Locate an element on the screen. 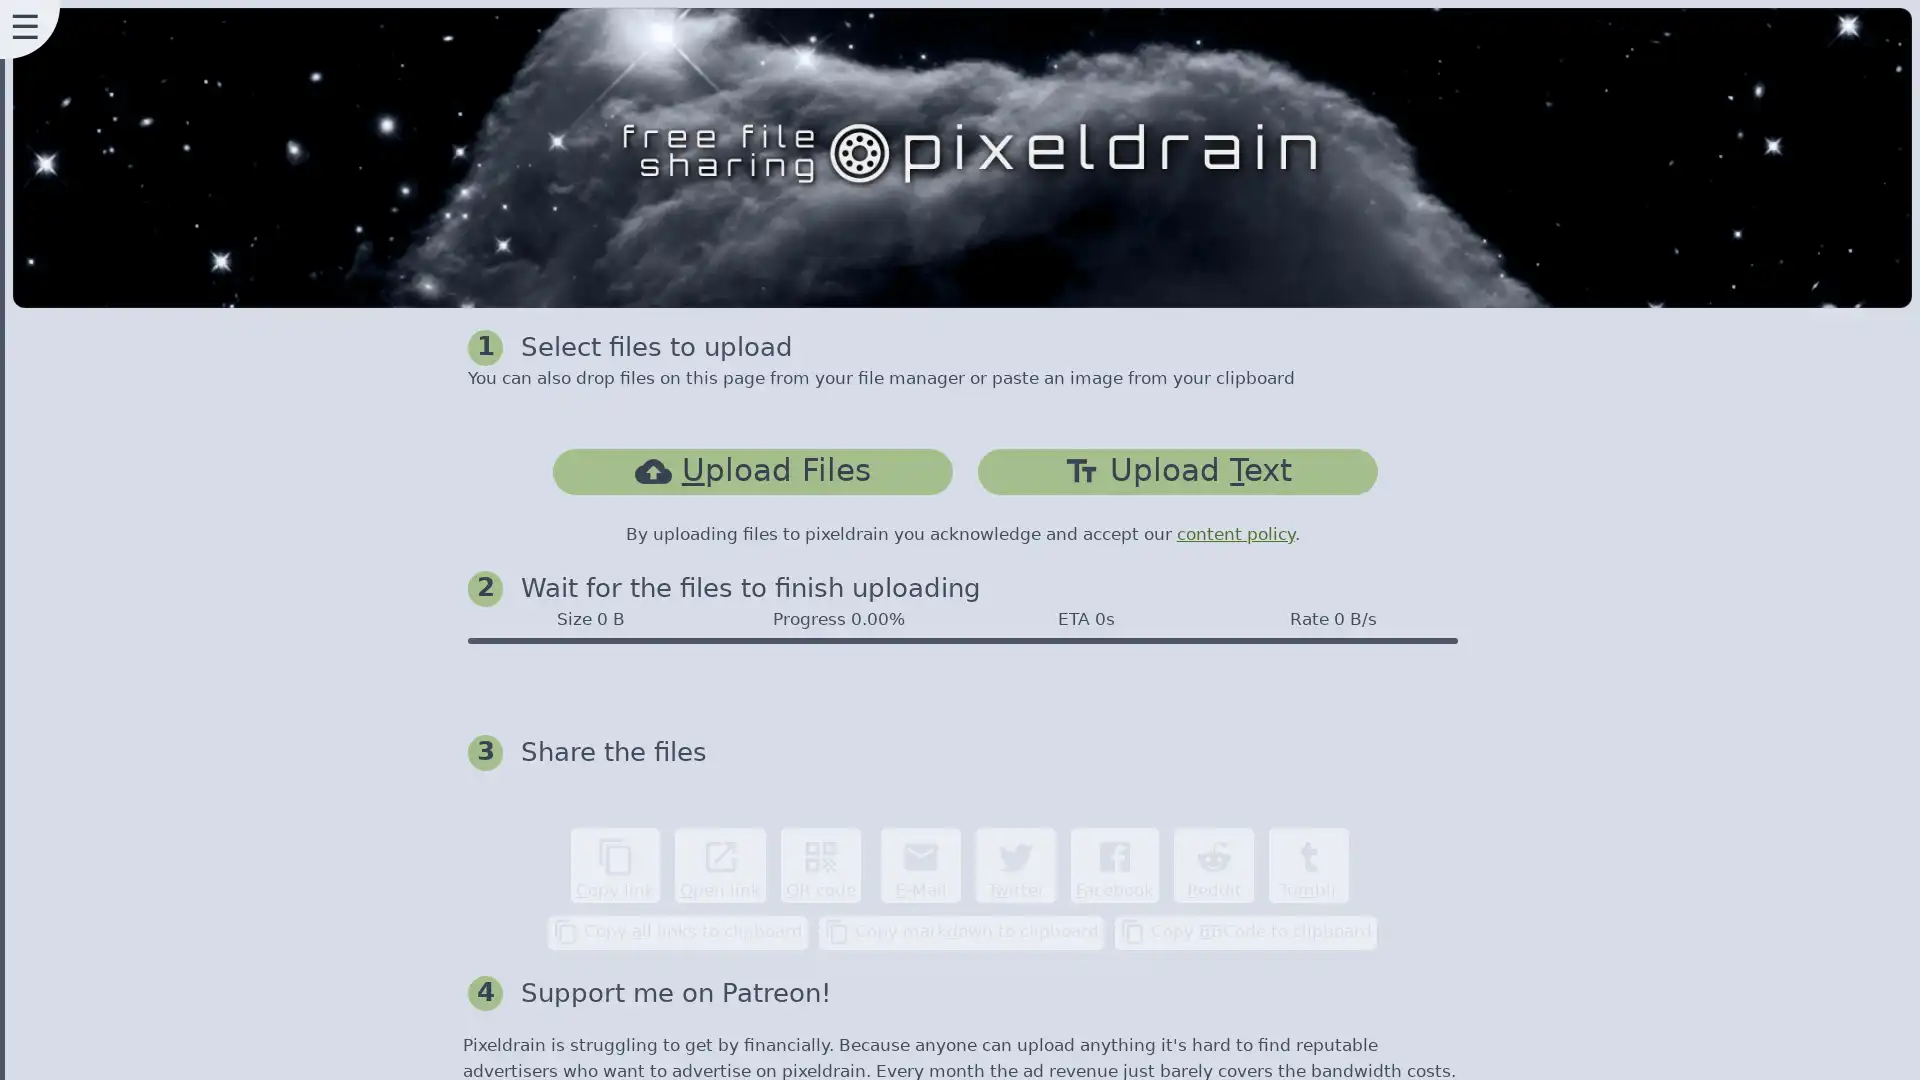 This screenshot has height=1080, width=1920. content_copy Copy markdown to clipboard is located at coordinates (1102, 932).